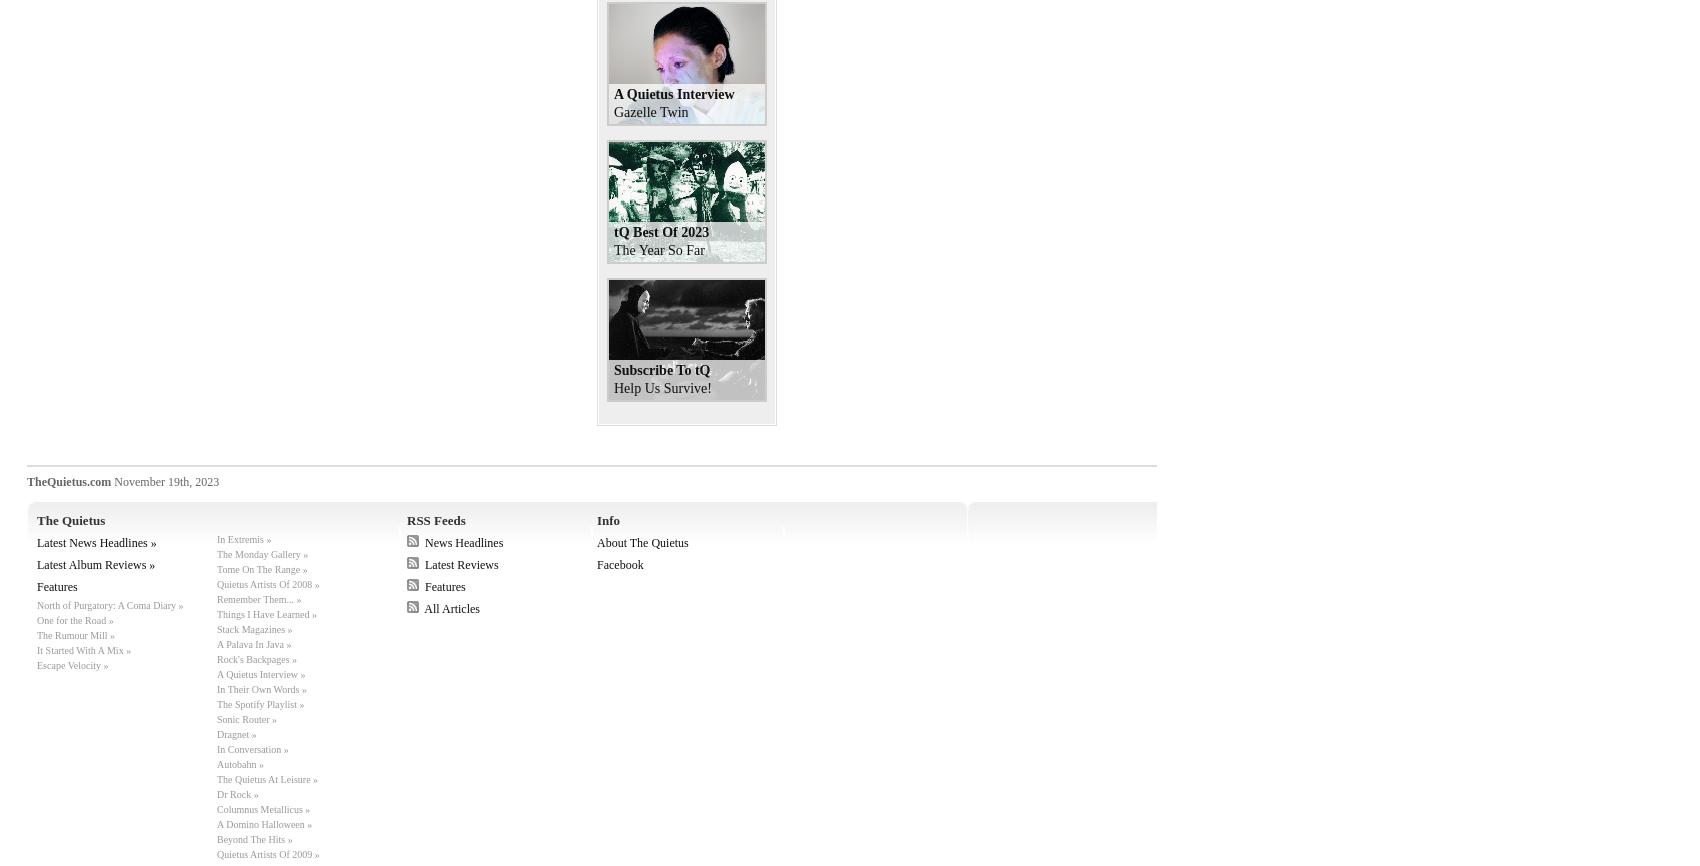 The width and height of the screenshot is (1700, 866). Describe the element at coordinates (259, 599) in the screenshot. I see `'Remember Them... »'` at that location.